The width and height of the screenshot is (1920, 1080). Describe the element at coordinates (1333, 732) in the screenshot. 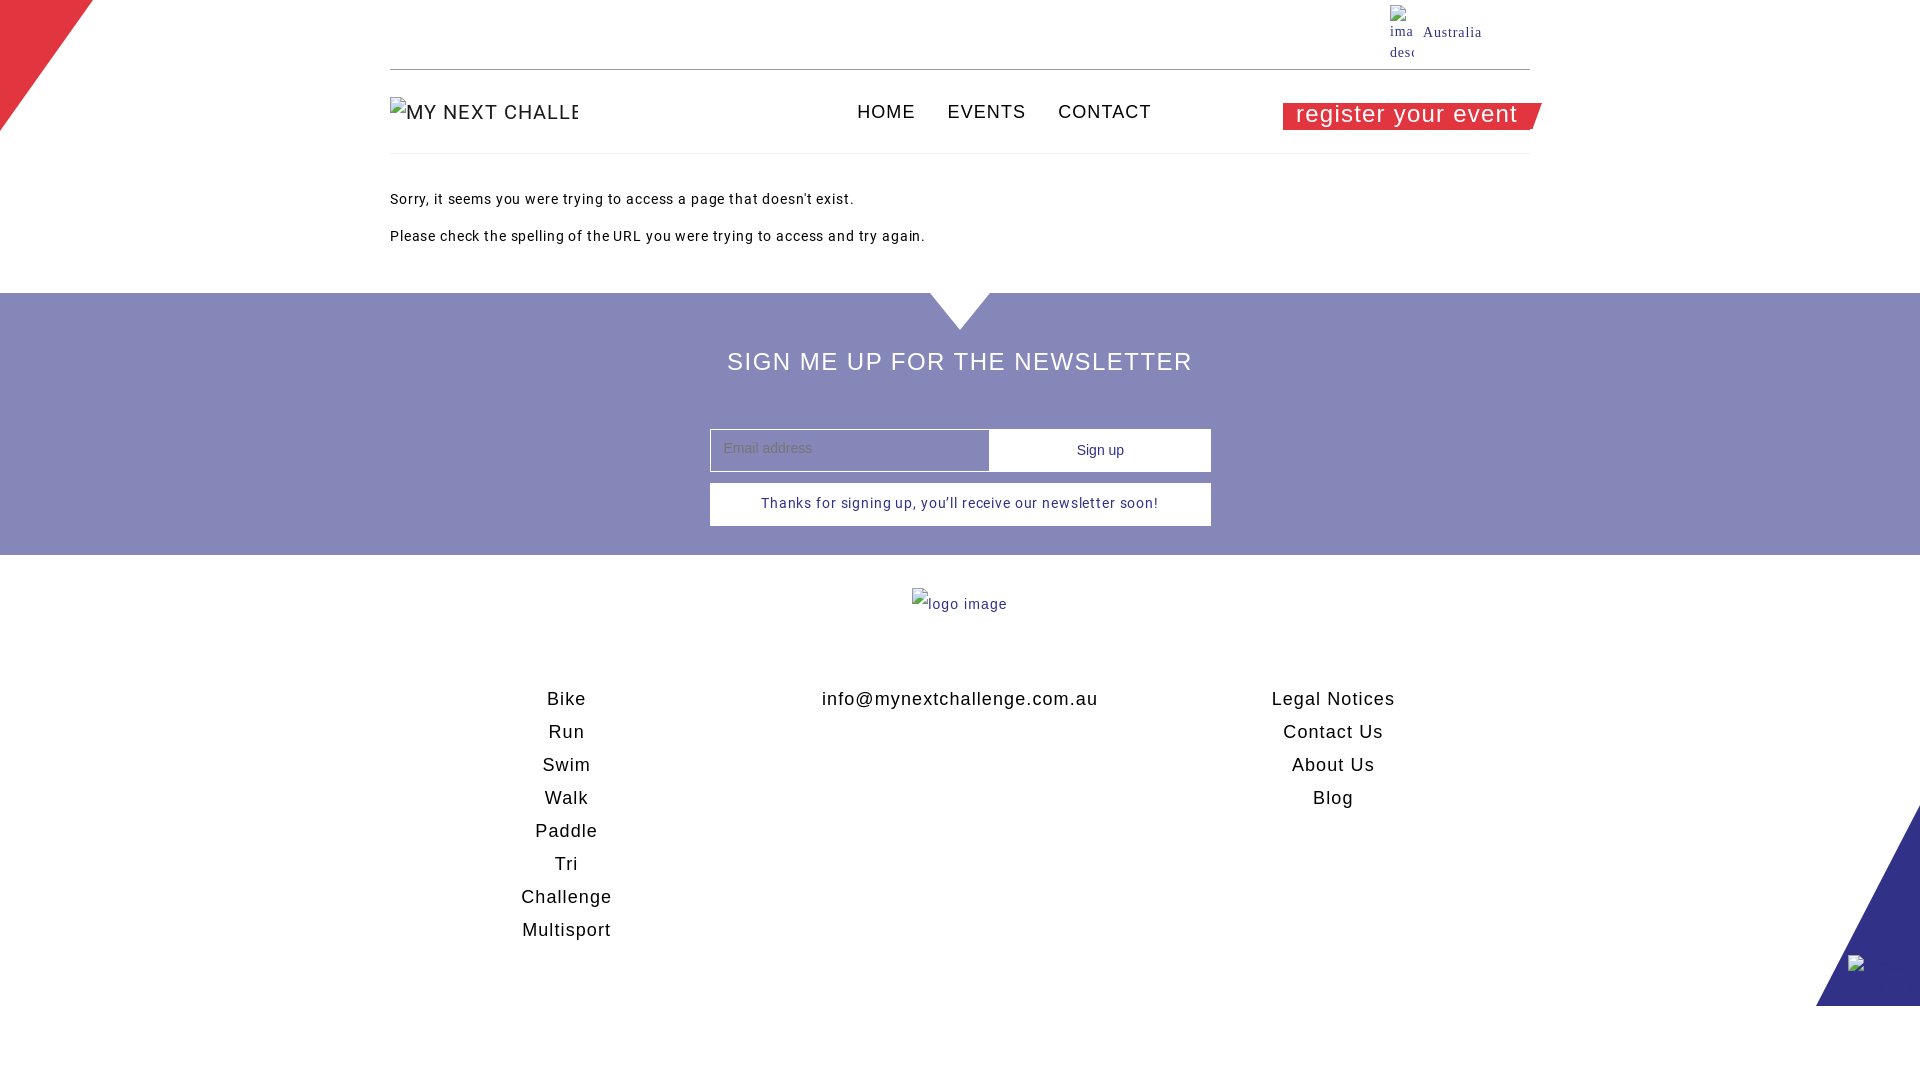

I see `'Contact Us'` at that location.